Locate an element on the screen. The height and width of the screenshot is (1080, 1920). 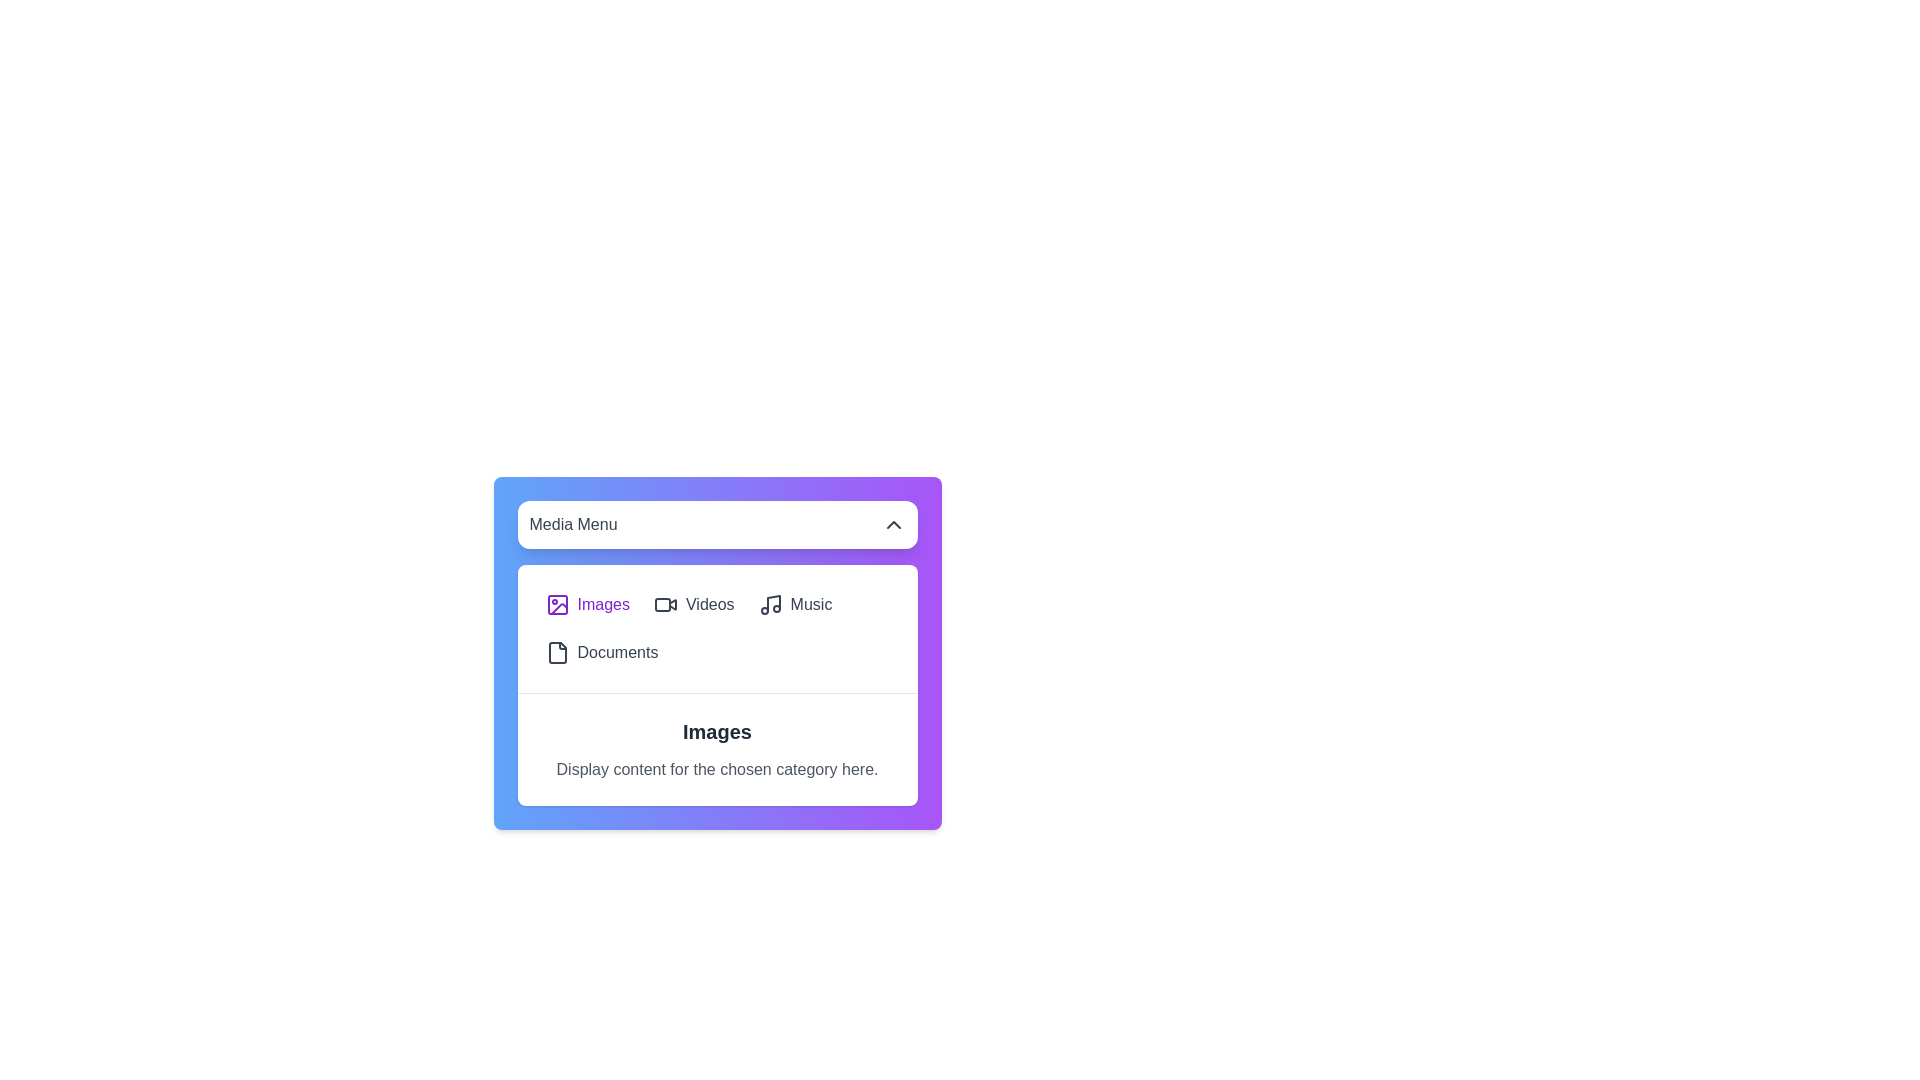
the decorative vector graphic component nested within the SVG icon structure located in the bottom-right quadrant of the media interface is located at coordinates (558, 608).